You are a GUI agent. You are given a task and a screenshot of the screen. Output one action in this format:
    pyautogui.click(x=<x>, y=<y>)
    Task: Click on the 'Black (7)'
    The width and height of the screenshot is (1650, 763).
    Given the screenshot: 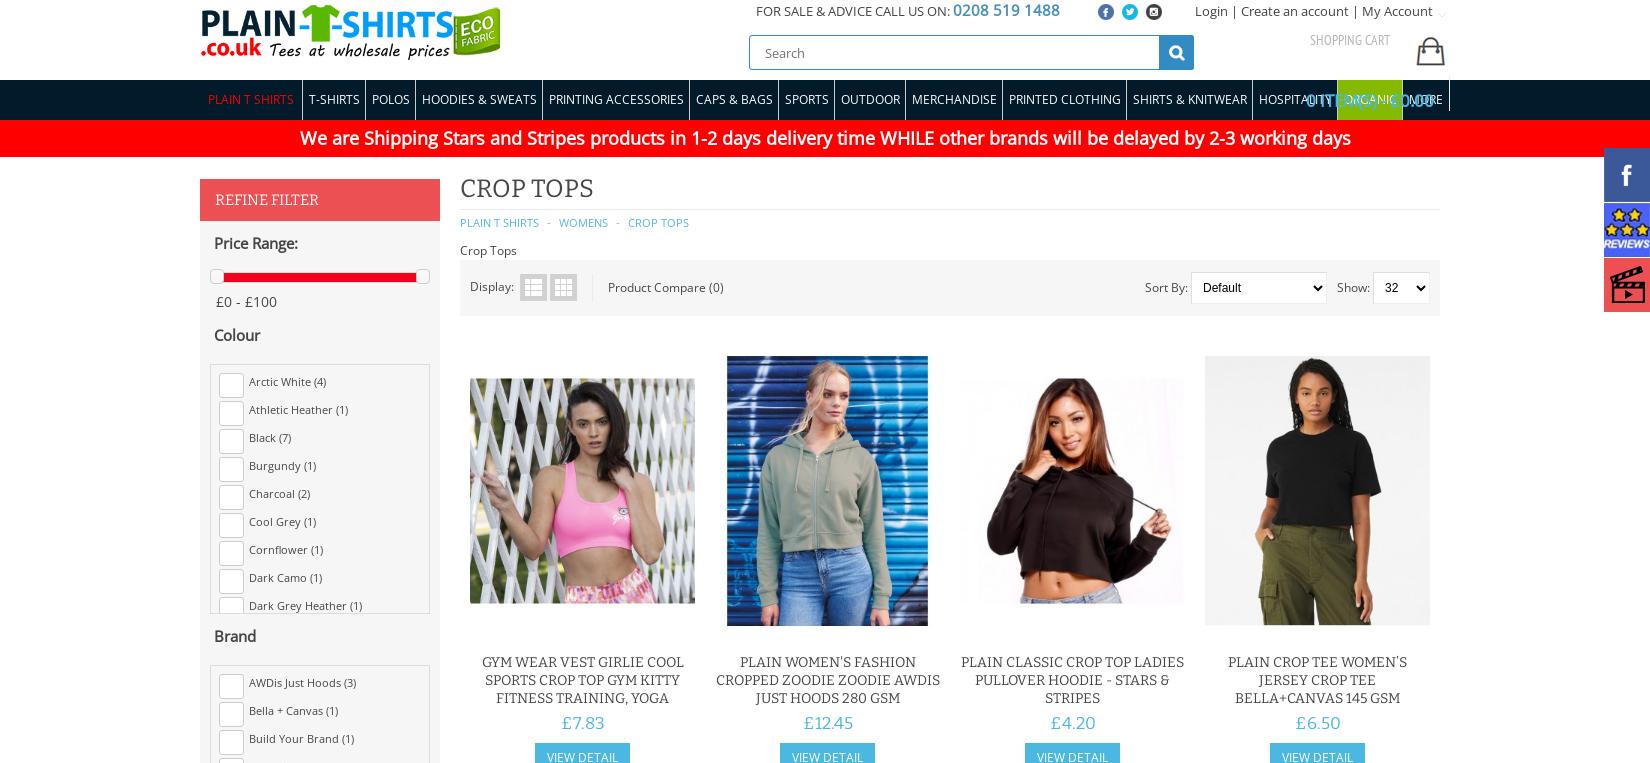 What is the action you would take?
    pyautogui.click(x=269, y=436)
    